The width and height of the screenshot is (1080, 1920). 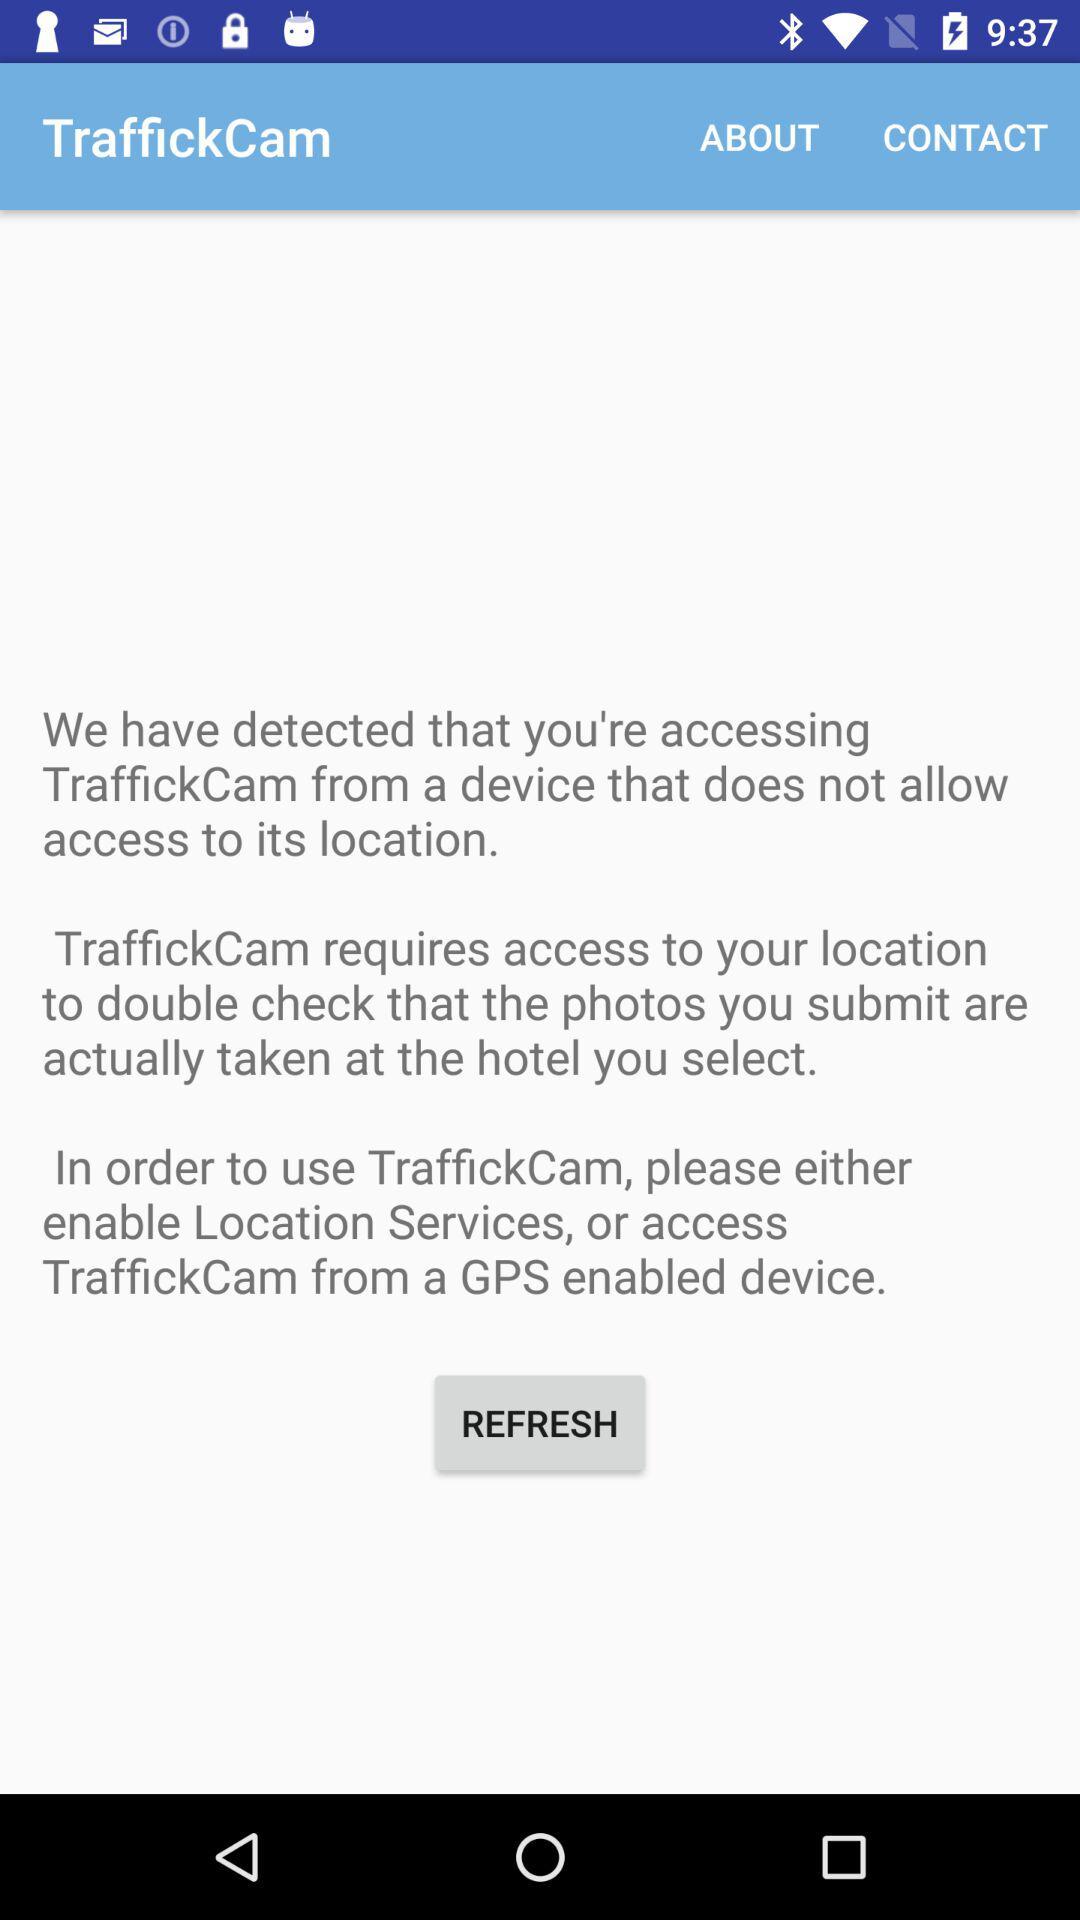 What do you see at coordinates (964, 135) in the screenshot?
I see `the item next to the about icon` at bounding box center [964, 135].